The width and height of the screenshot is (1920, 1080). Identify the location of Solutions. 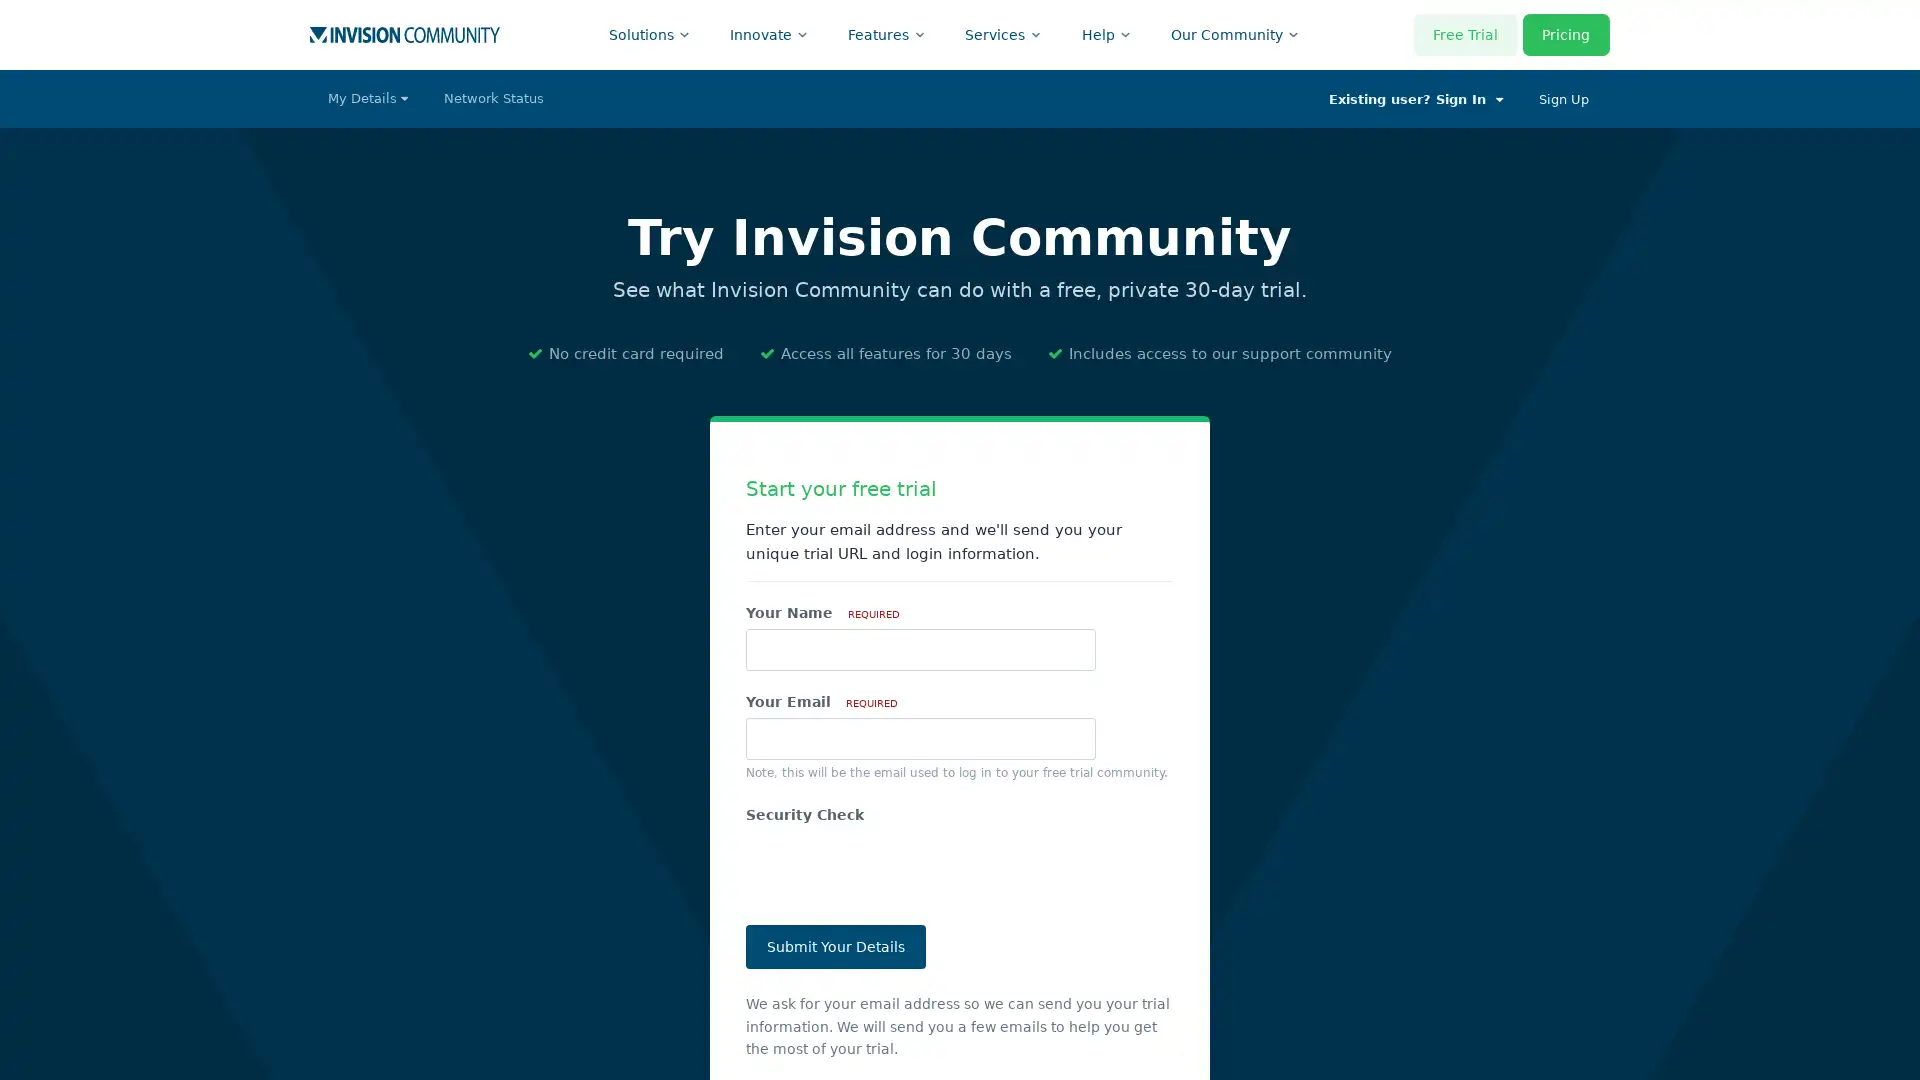
(649, 34).